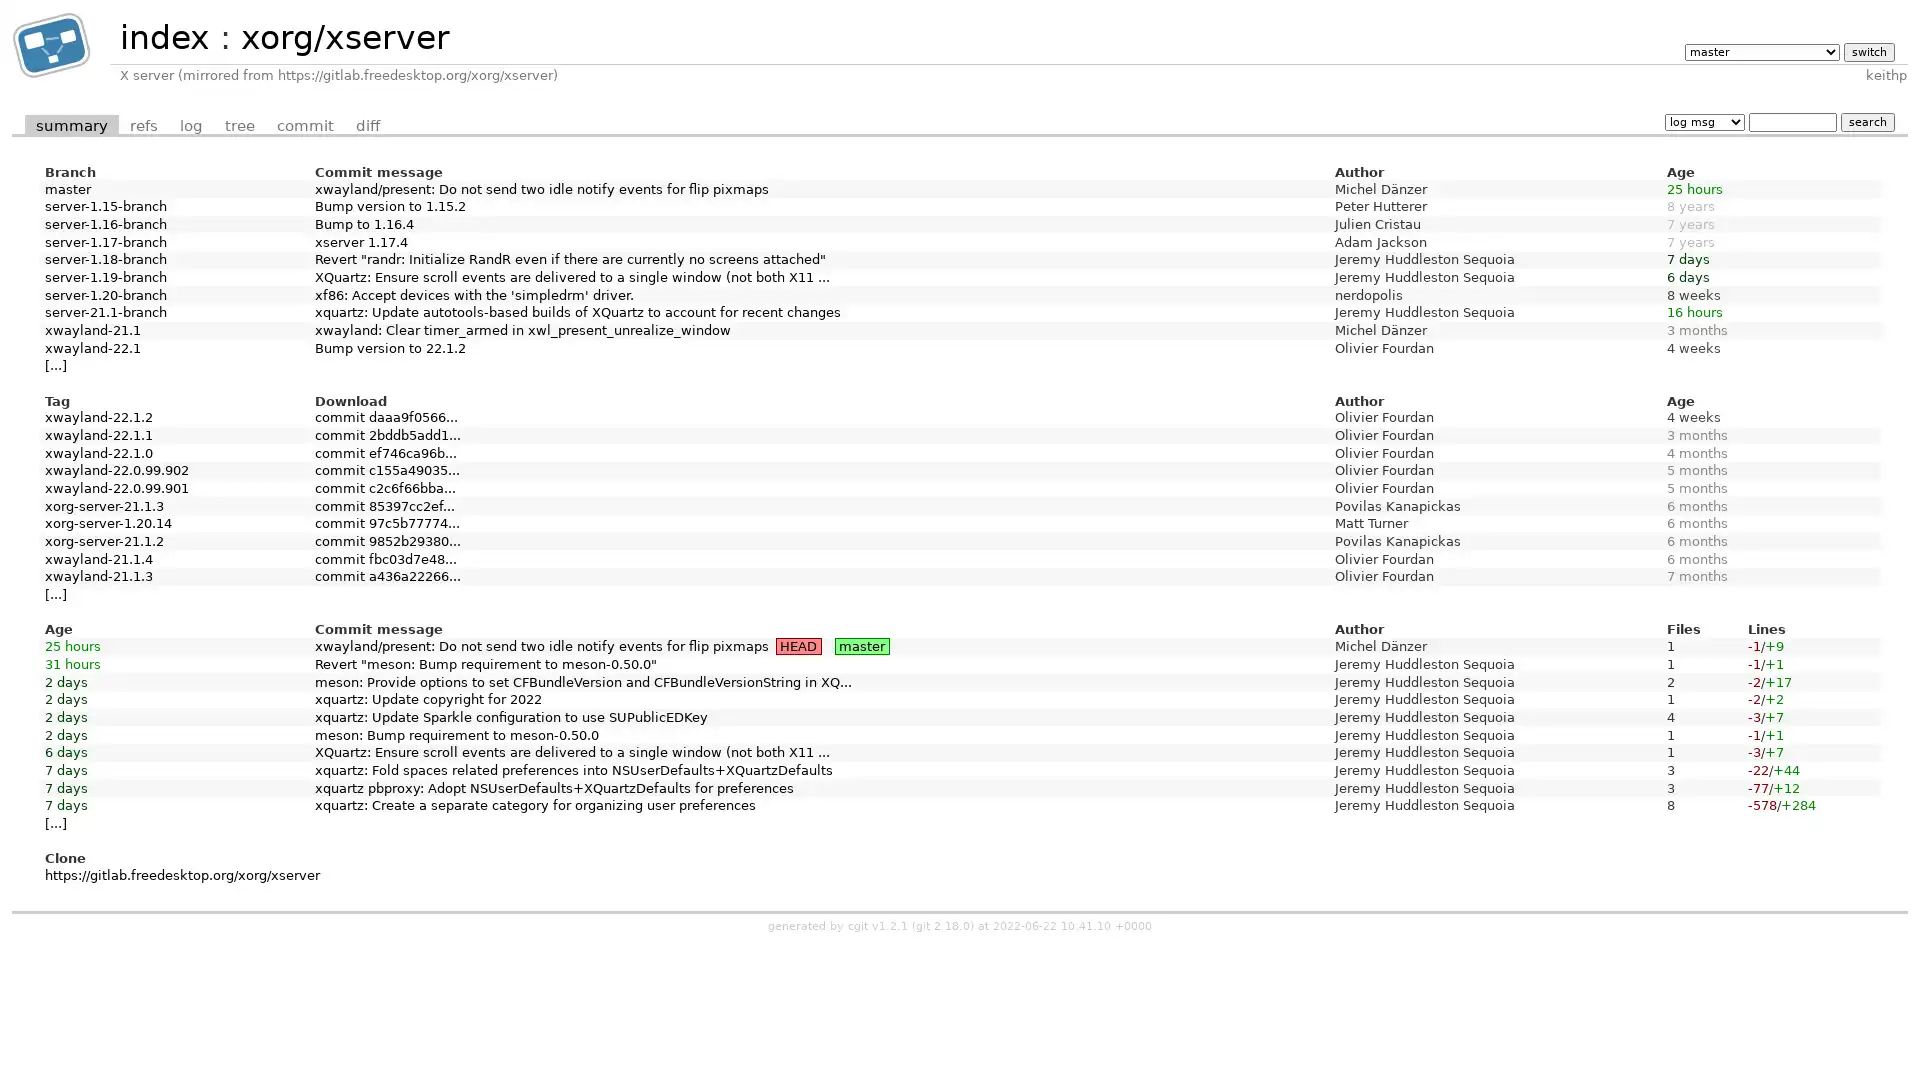  I want to click on switch, so click(1867, 50).